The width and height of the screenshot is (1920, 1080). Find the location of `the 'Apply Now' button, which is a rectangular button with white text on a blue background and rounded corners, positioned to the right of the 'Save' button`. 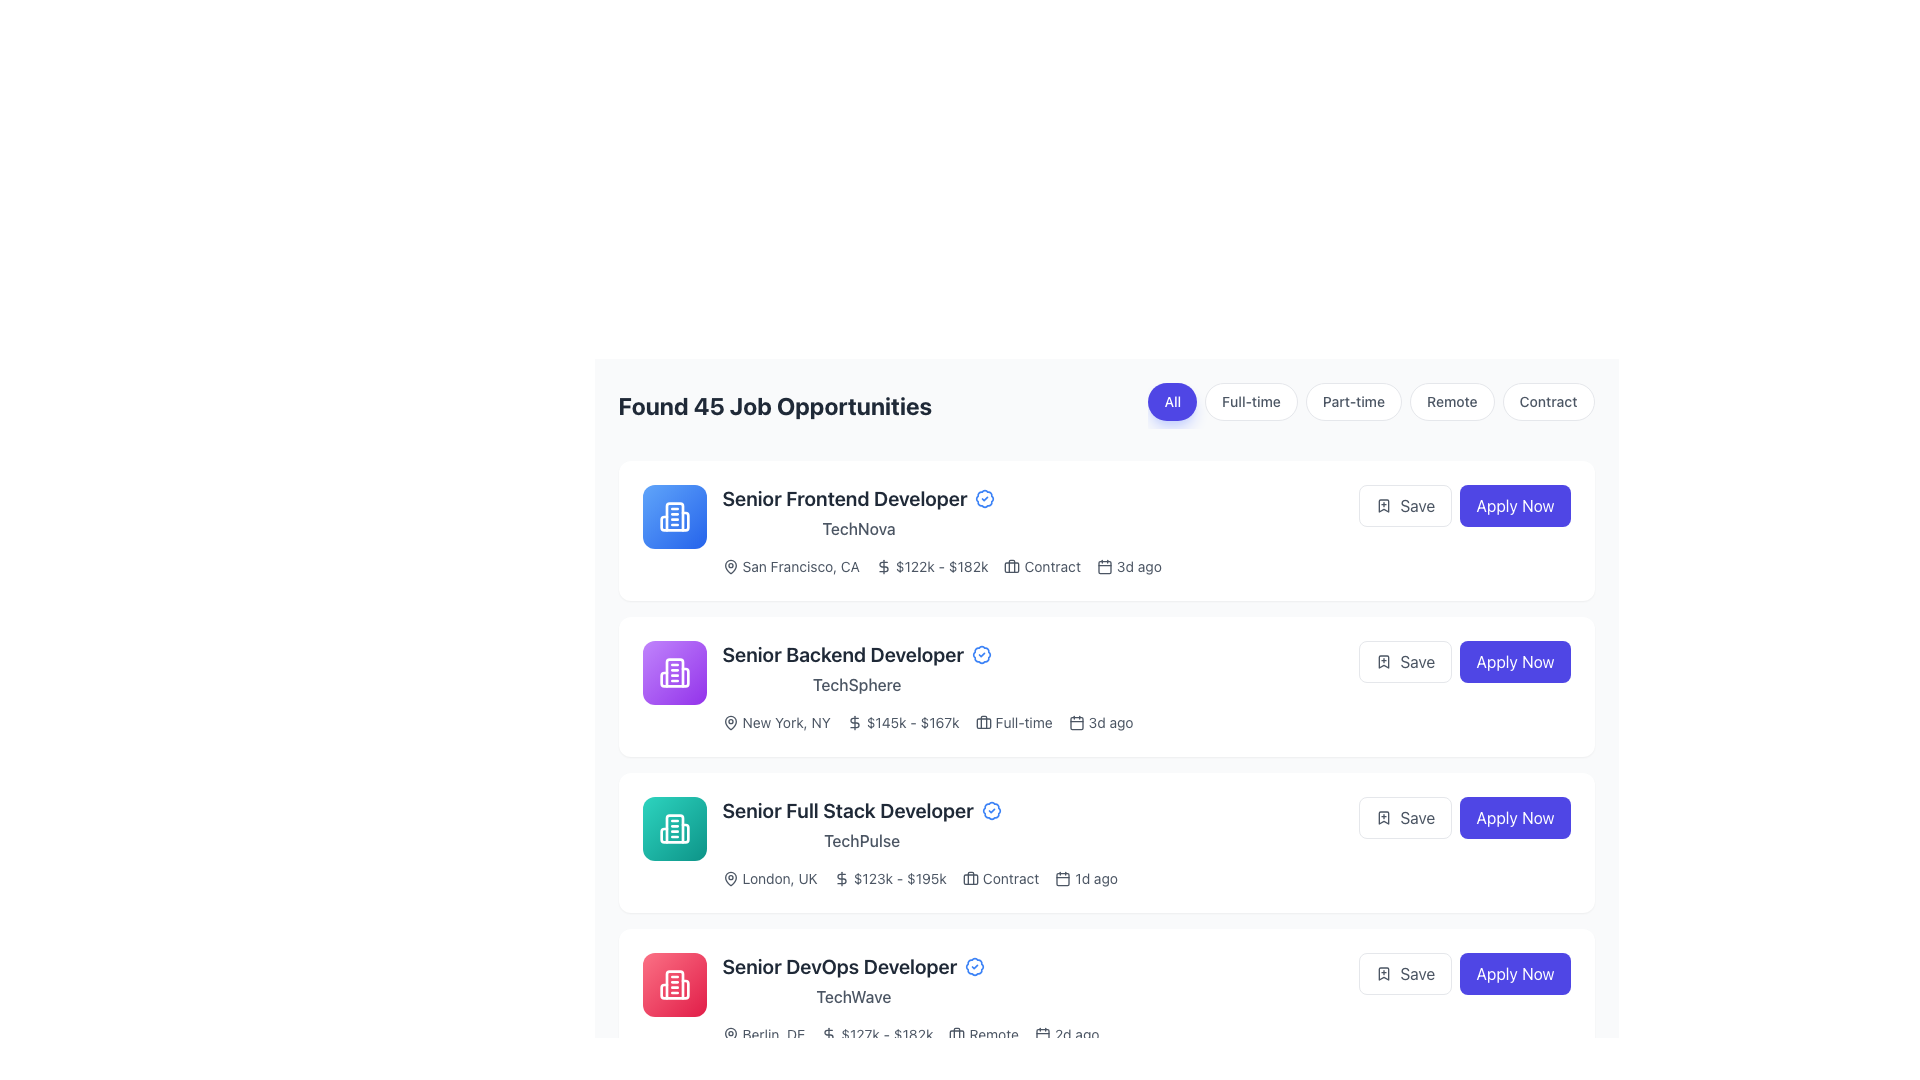

the 'Apply Now' button, which is a rectangular button with white text on a blue background and rounded corners, positioned to the right of the 'Save' button is located at coordinates (1515, 817).